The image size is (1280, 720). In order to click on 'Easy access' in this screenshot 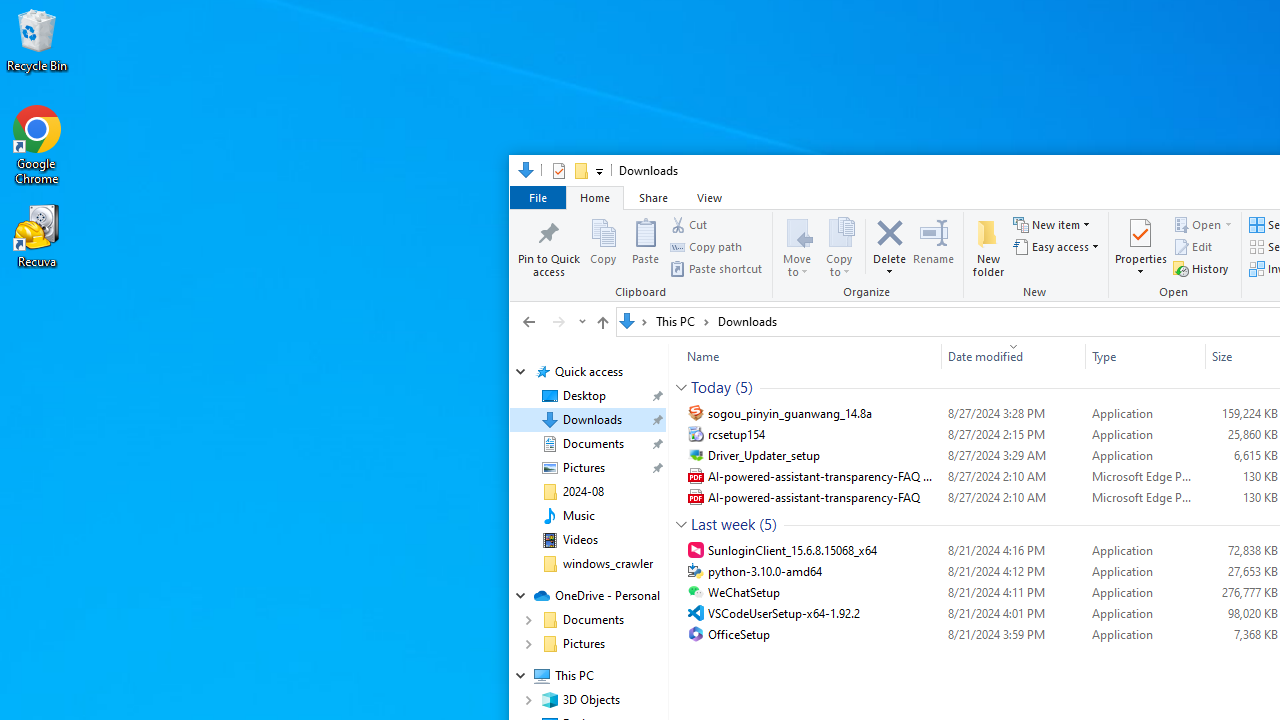, I will do `click(1055, 245)`.